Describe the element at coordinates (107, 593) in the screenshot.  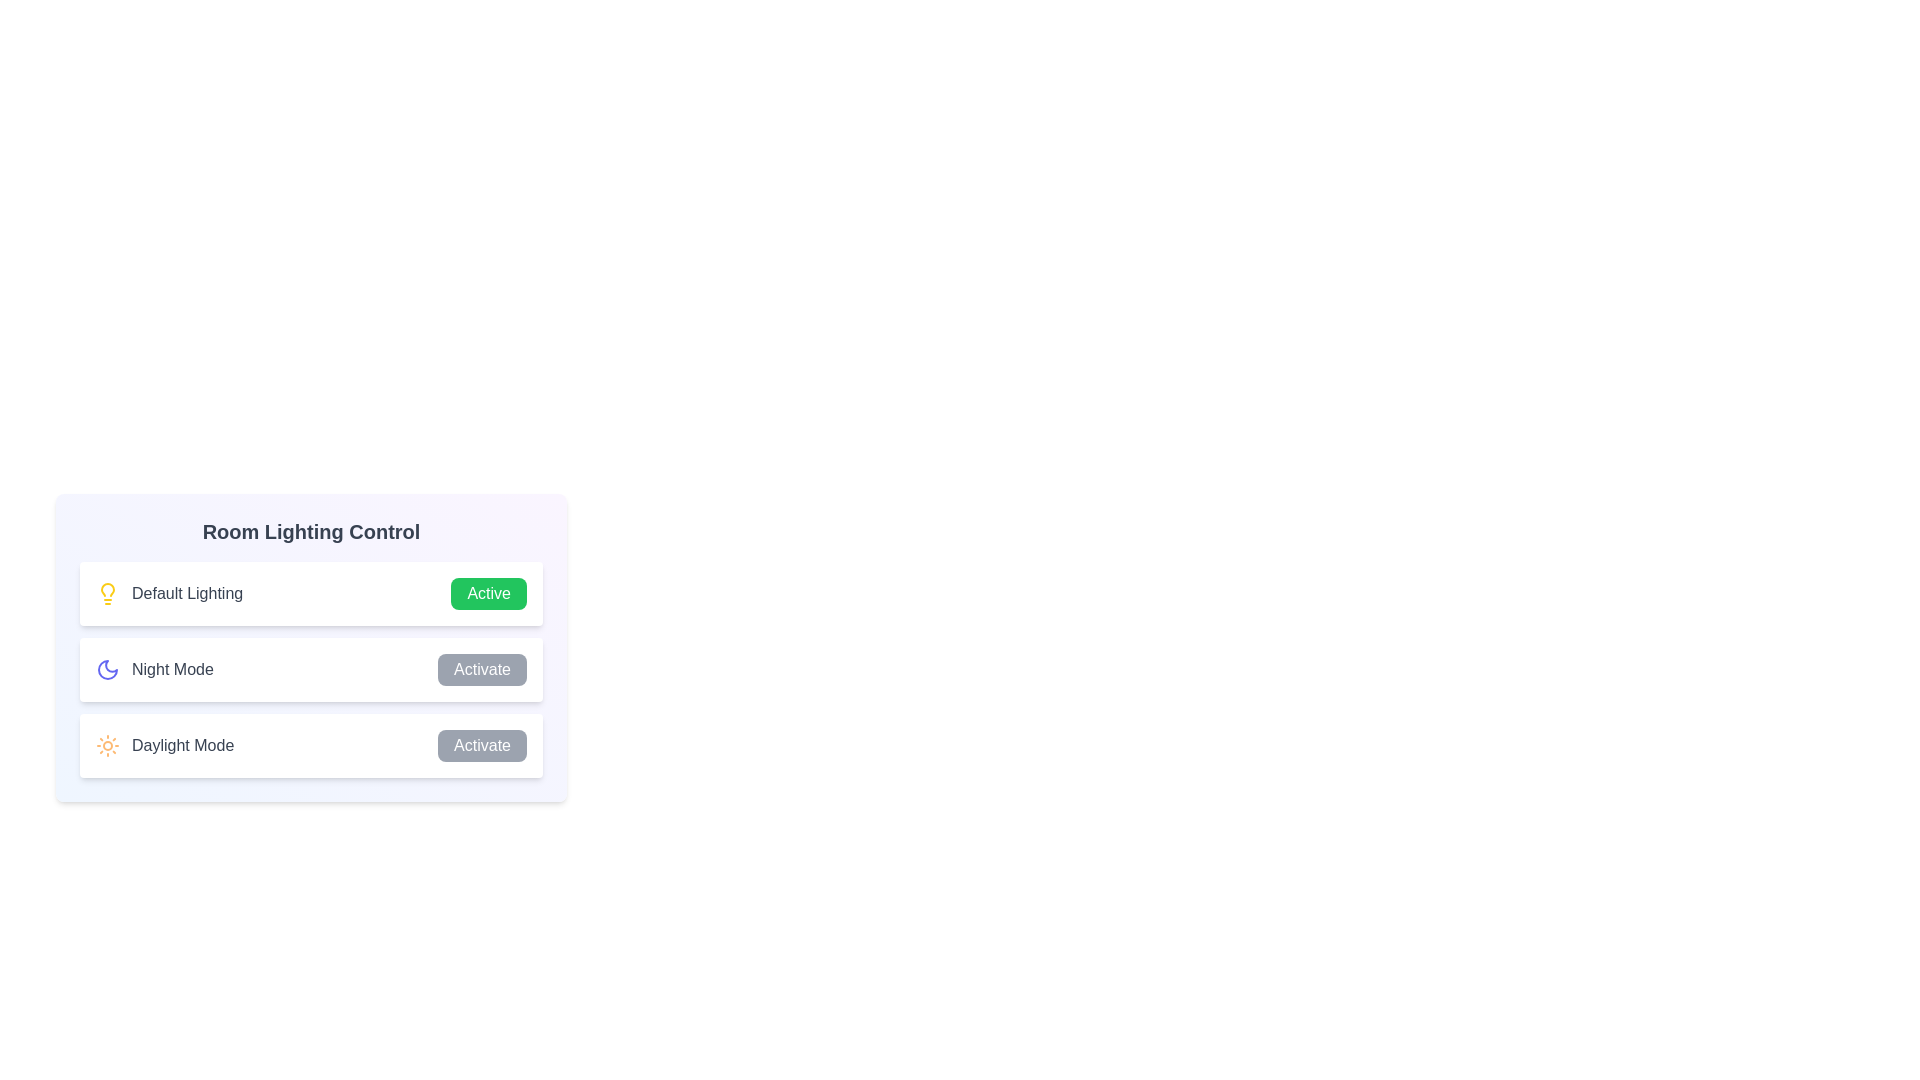
I see `the icon representing the lighting mode Default Lighting` at that location.